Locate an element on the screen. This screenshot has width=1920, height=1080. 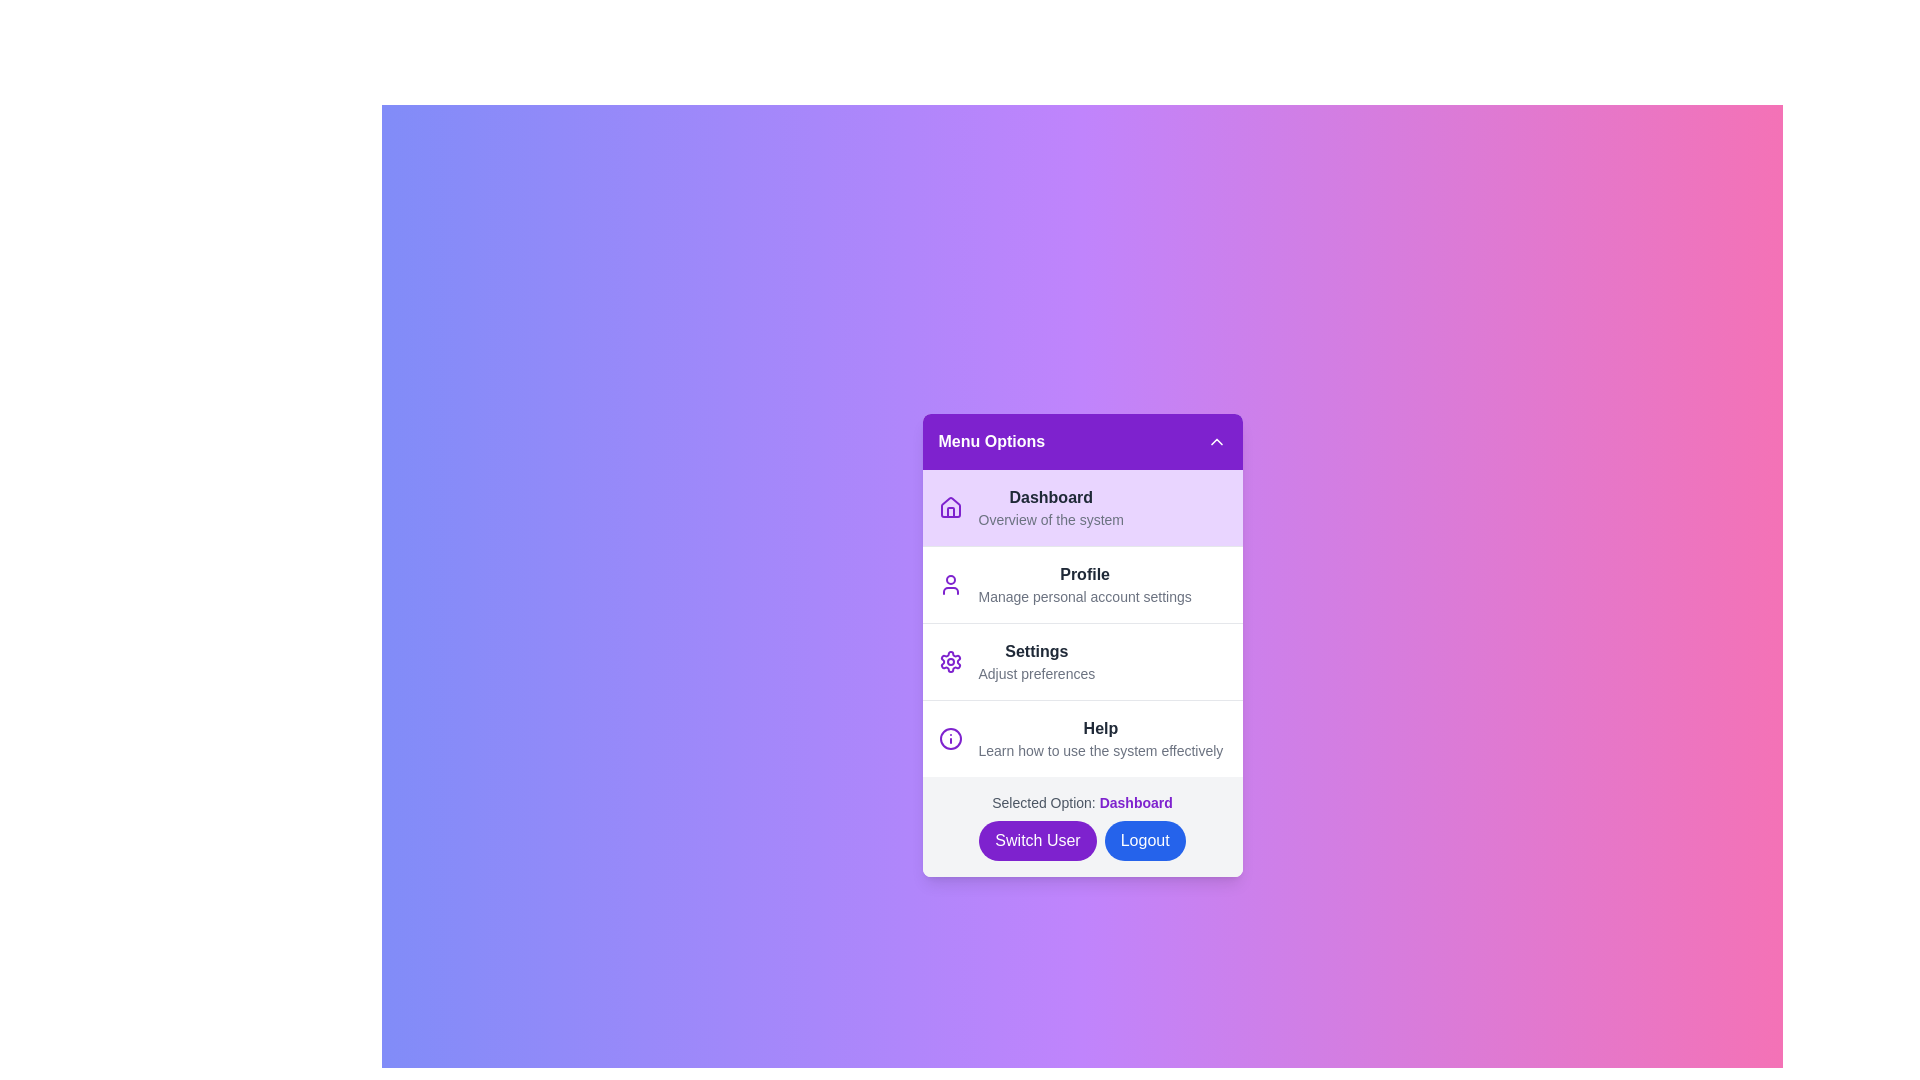
the toggle button at the top right corner of the menu header to toggle the menu visibility is located at coordinates (1215, 440).